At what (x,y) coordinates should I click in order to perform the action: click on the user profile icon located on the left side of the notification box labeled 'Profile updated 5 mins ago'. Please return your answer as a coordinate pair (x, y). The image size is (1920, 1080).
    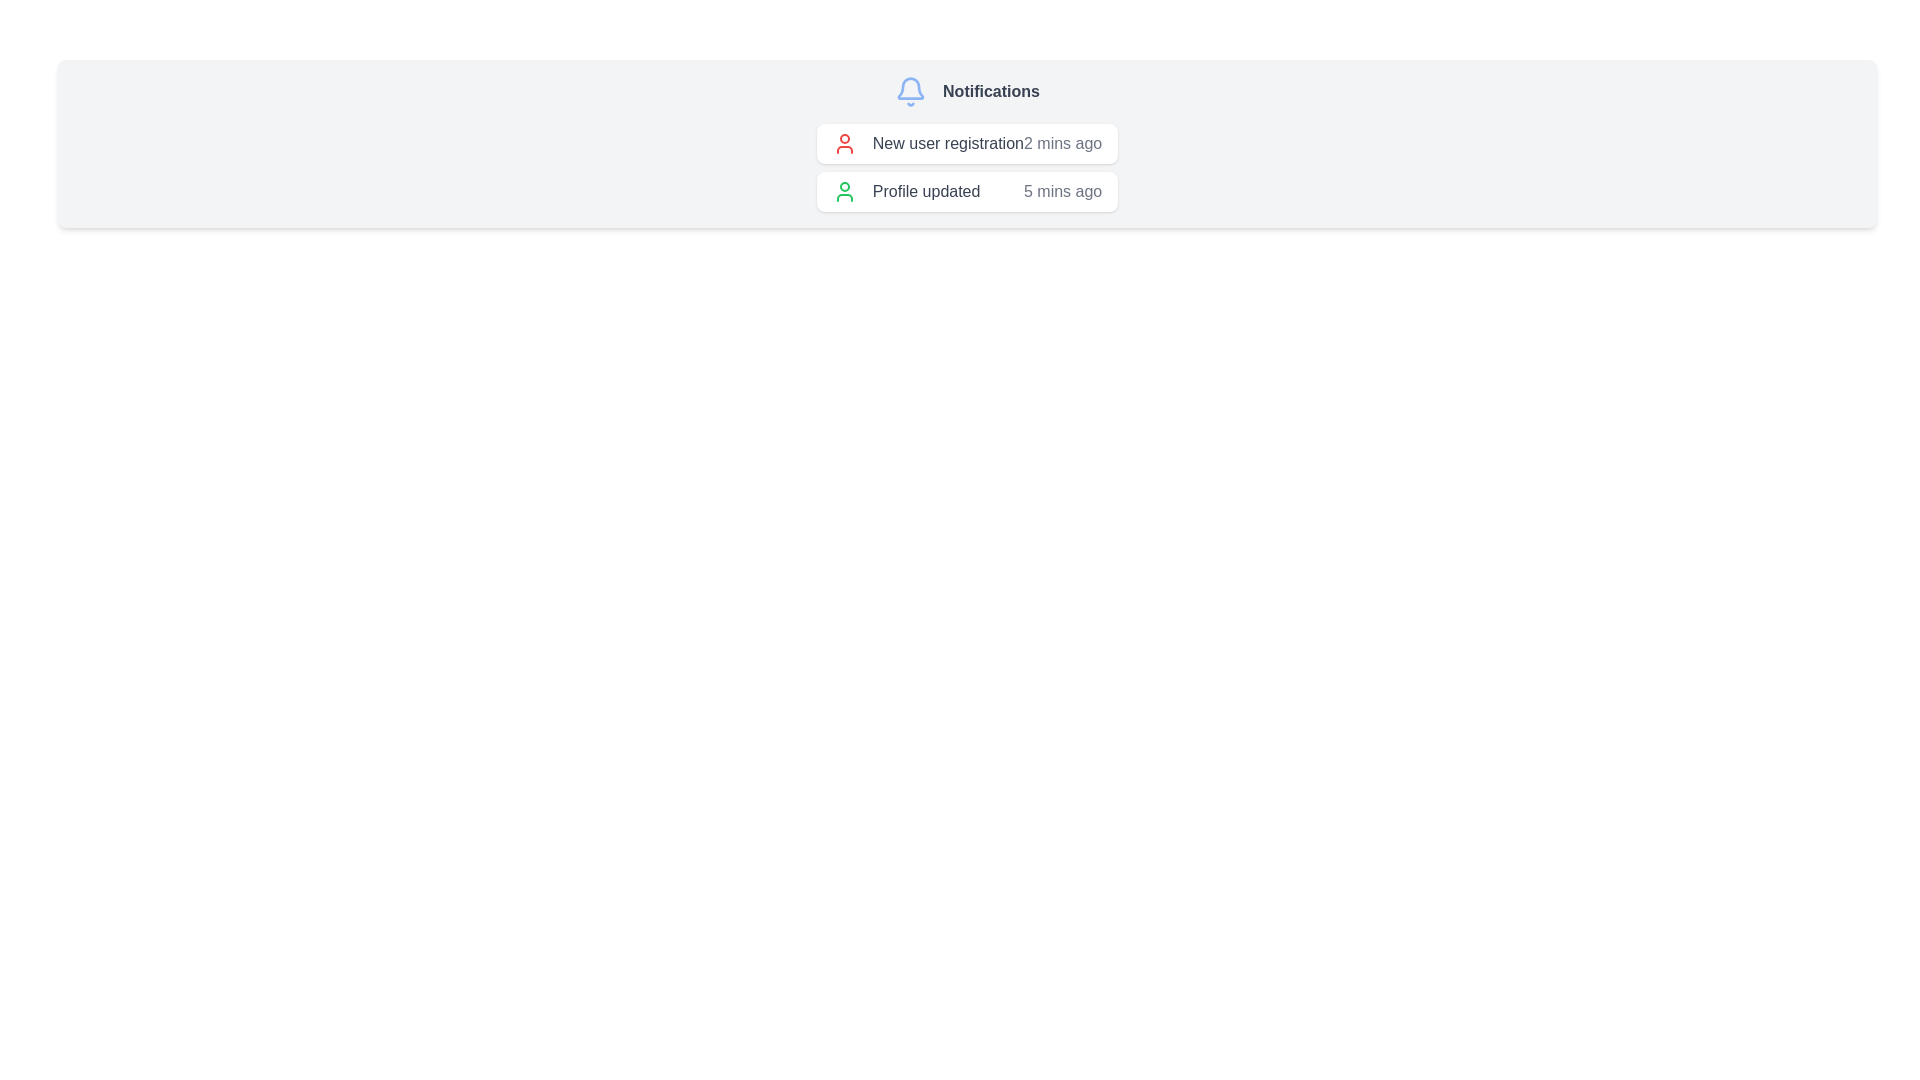
    Looking at the image, I should click on (844, 192).